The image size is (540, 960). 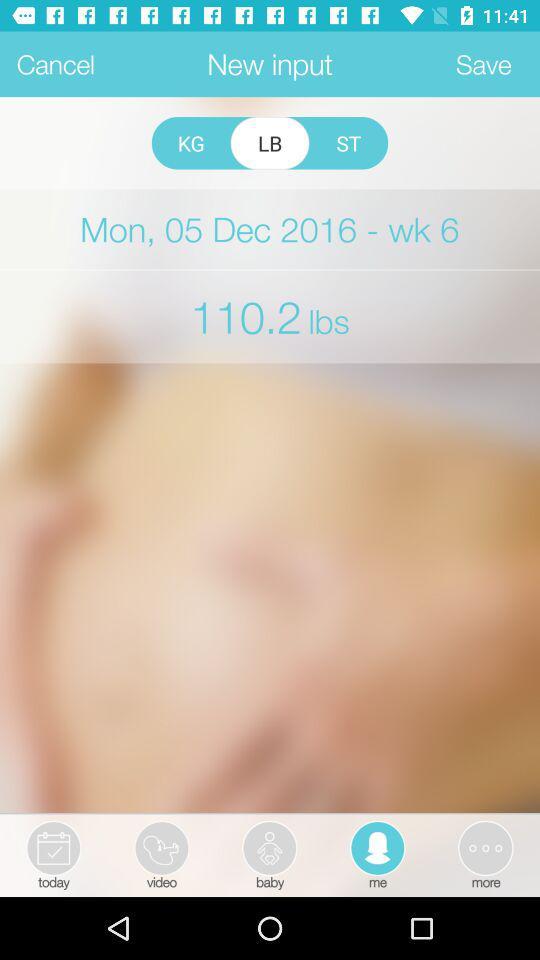 What do you see at coordinates (270, 142) in the screenshot?
I see `item above the mon 05 dec icon` at bounding box center [270, 142].